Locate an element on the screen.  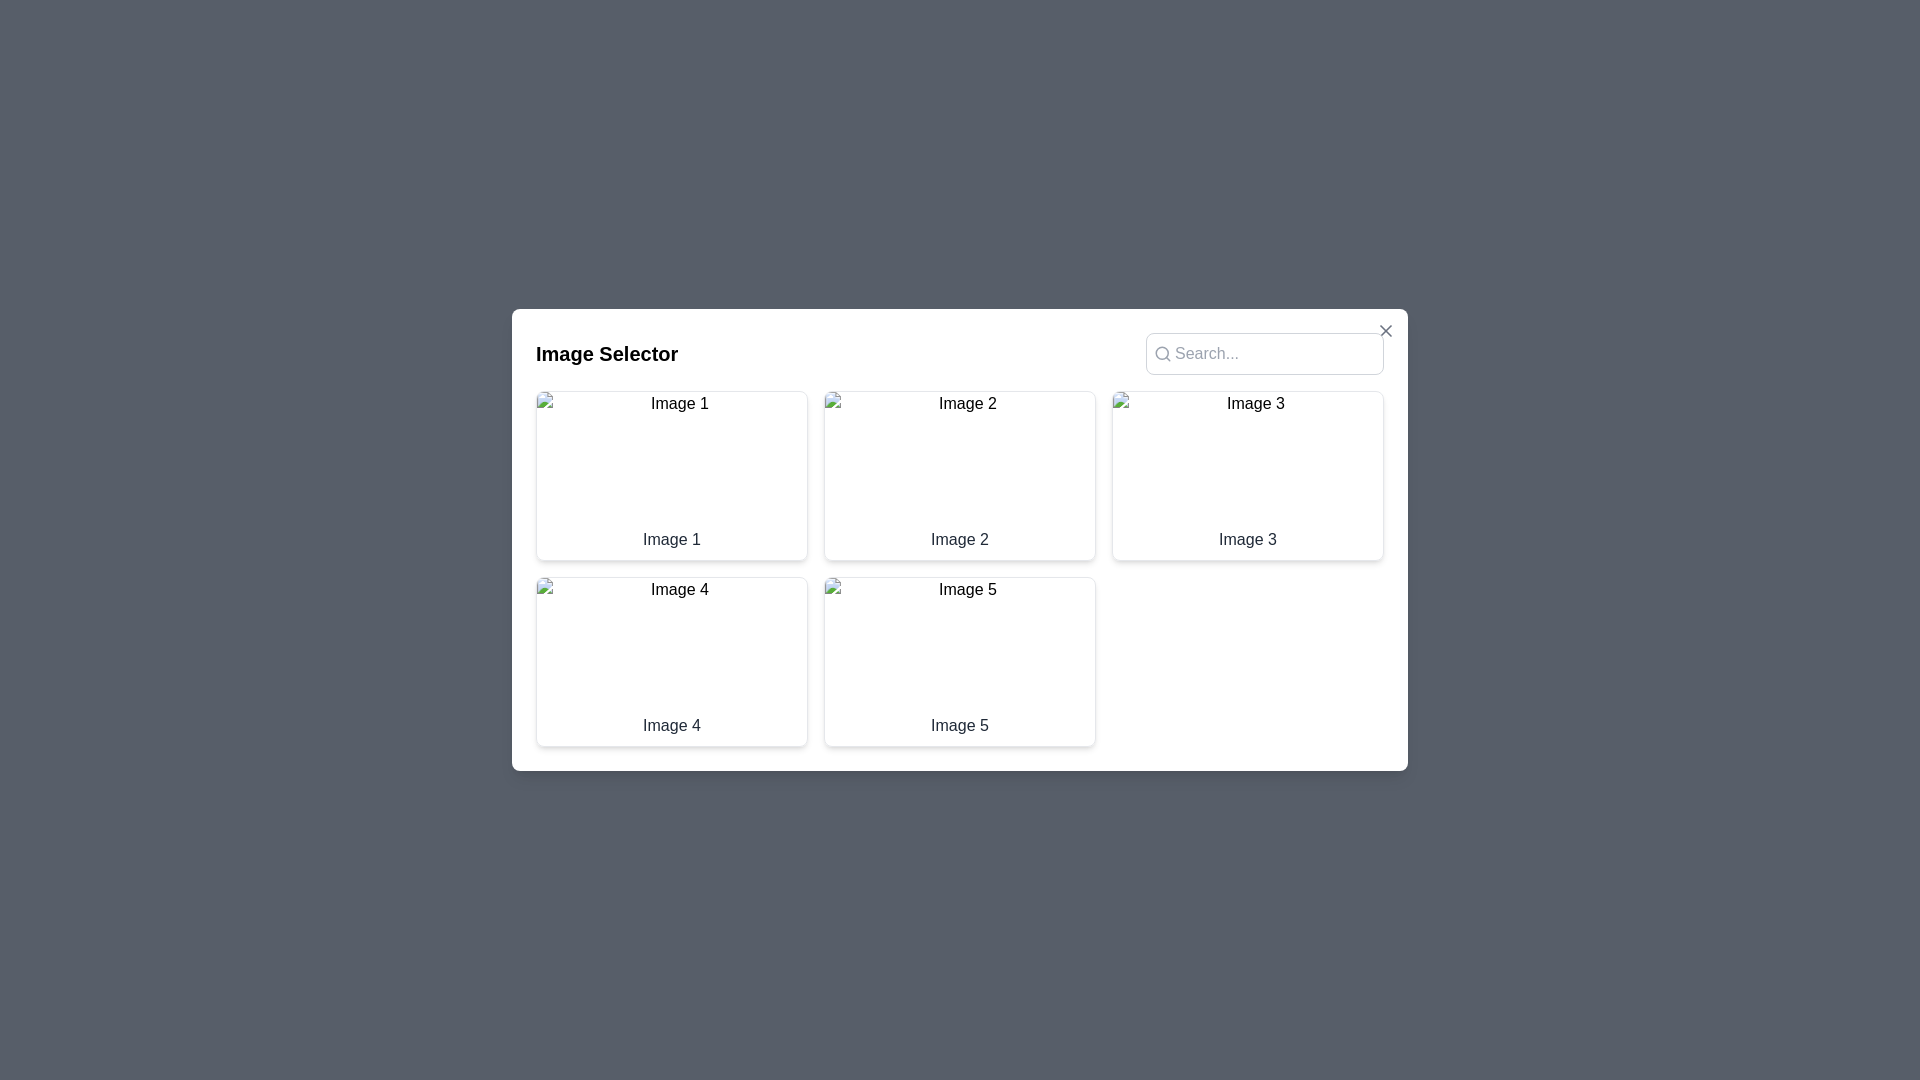
the close button to close the dialog is located at coordinates (1385, 330).